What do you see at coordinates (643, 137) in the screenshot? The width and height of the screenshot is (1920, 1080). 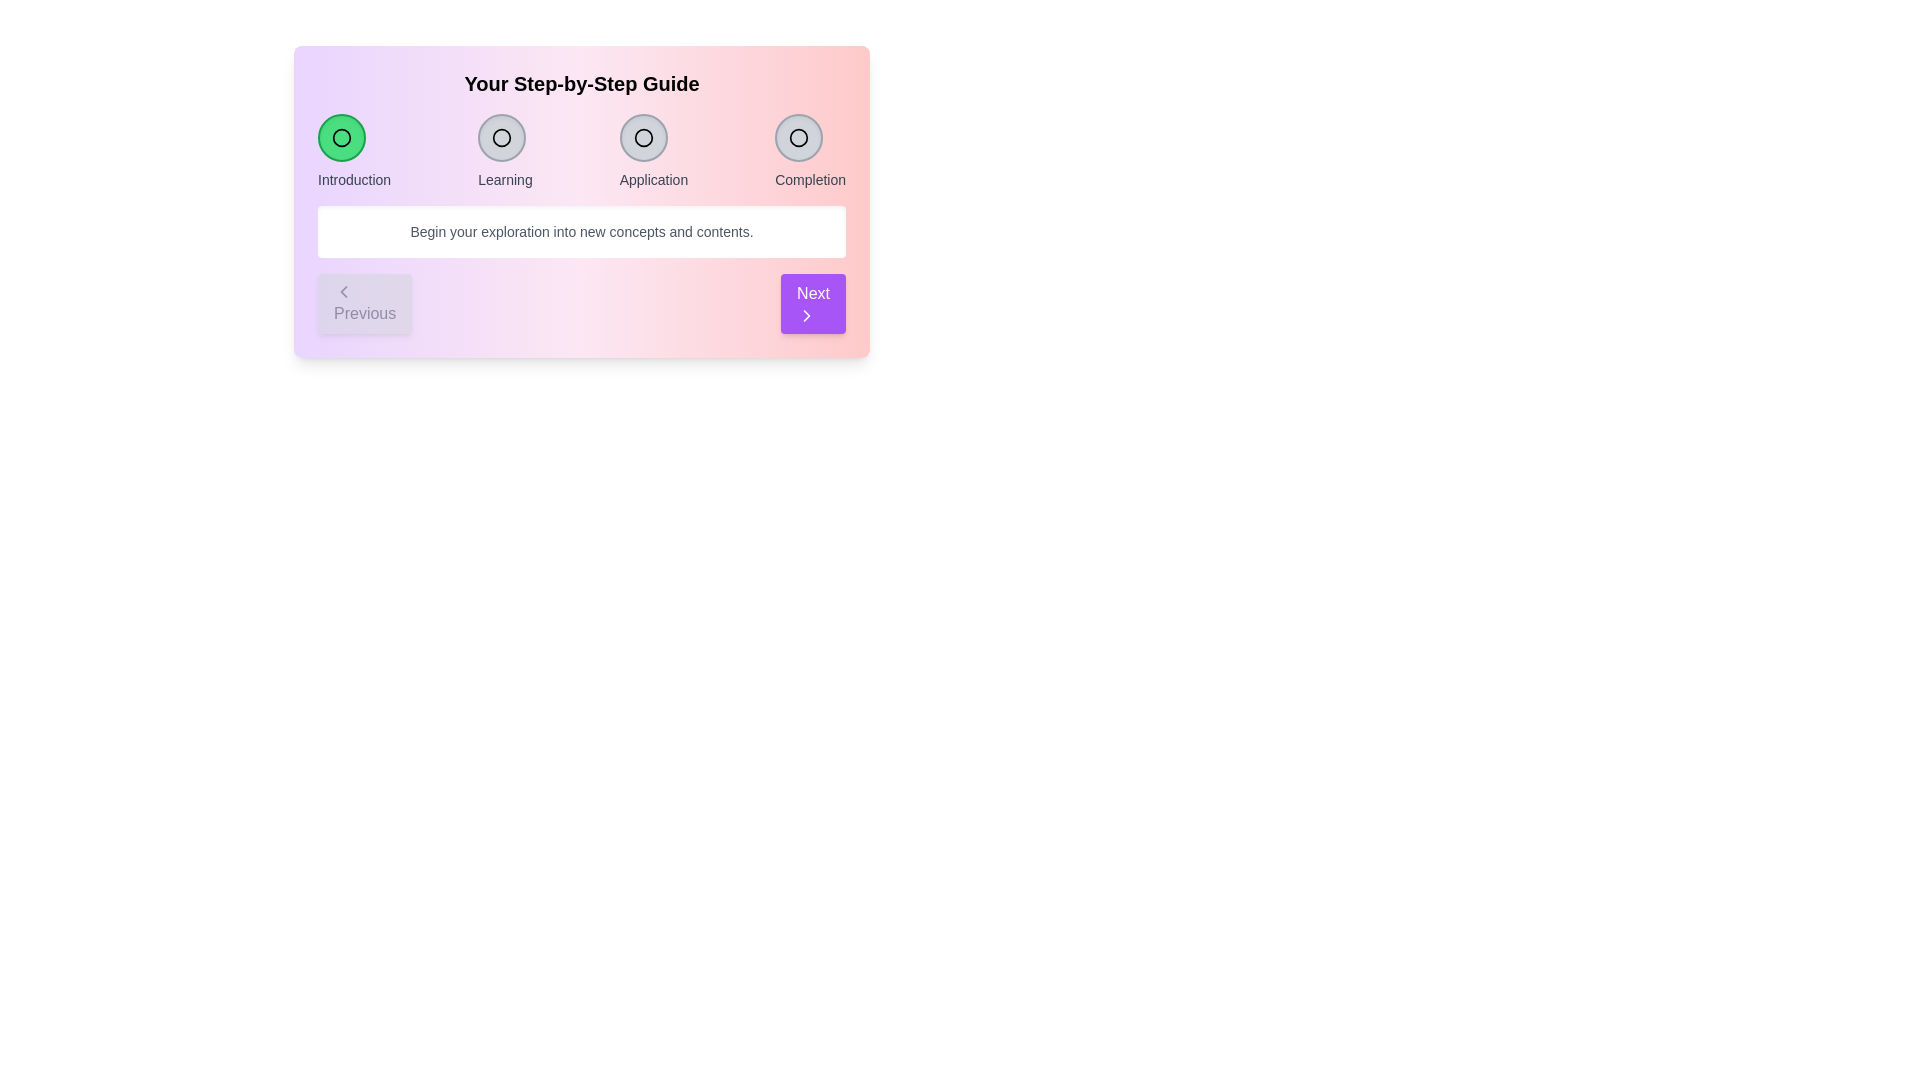 I see `the 'Application' stage button in the progress tracker` at bounding box center [643, 137].